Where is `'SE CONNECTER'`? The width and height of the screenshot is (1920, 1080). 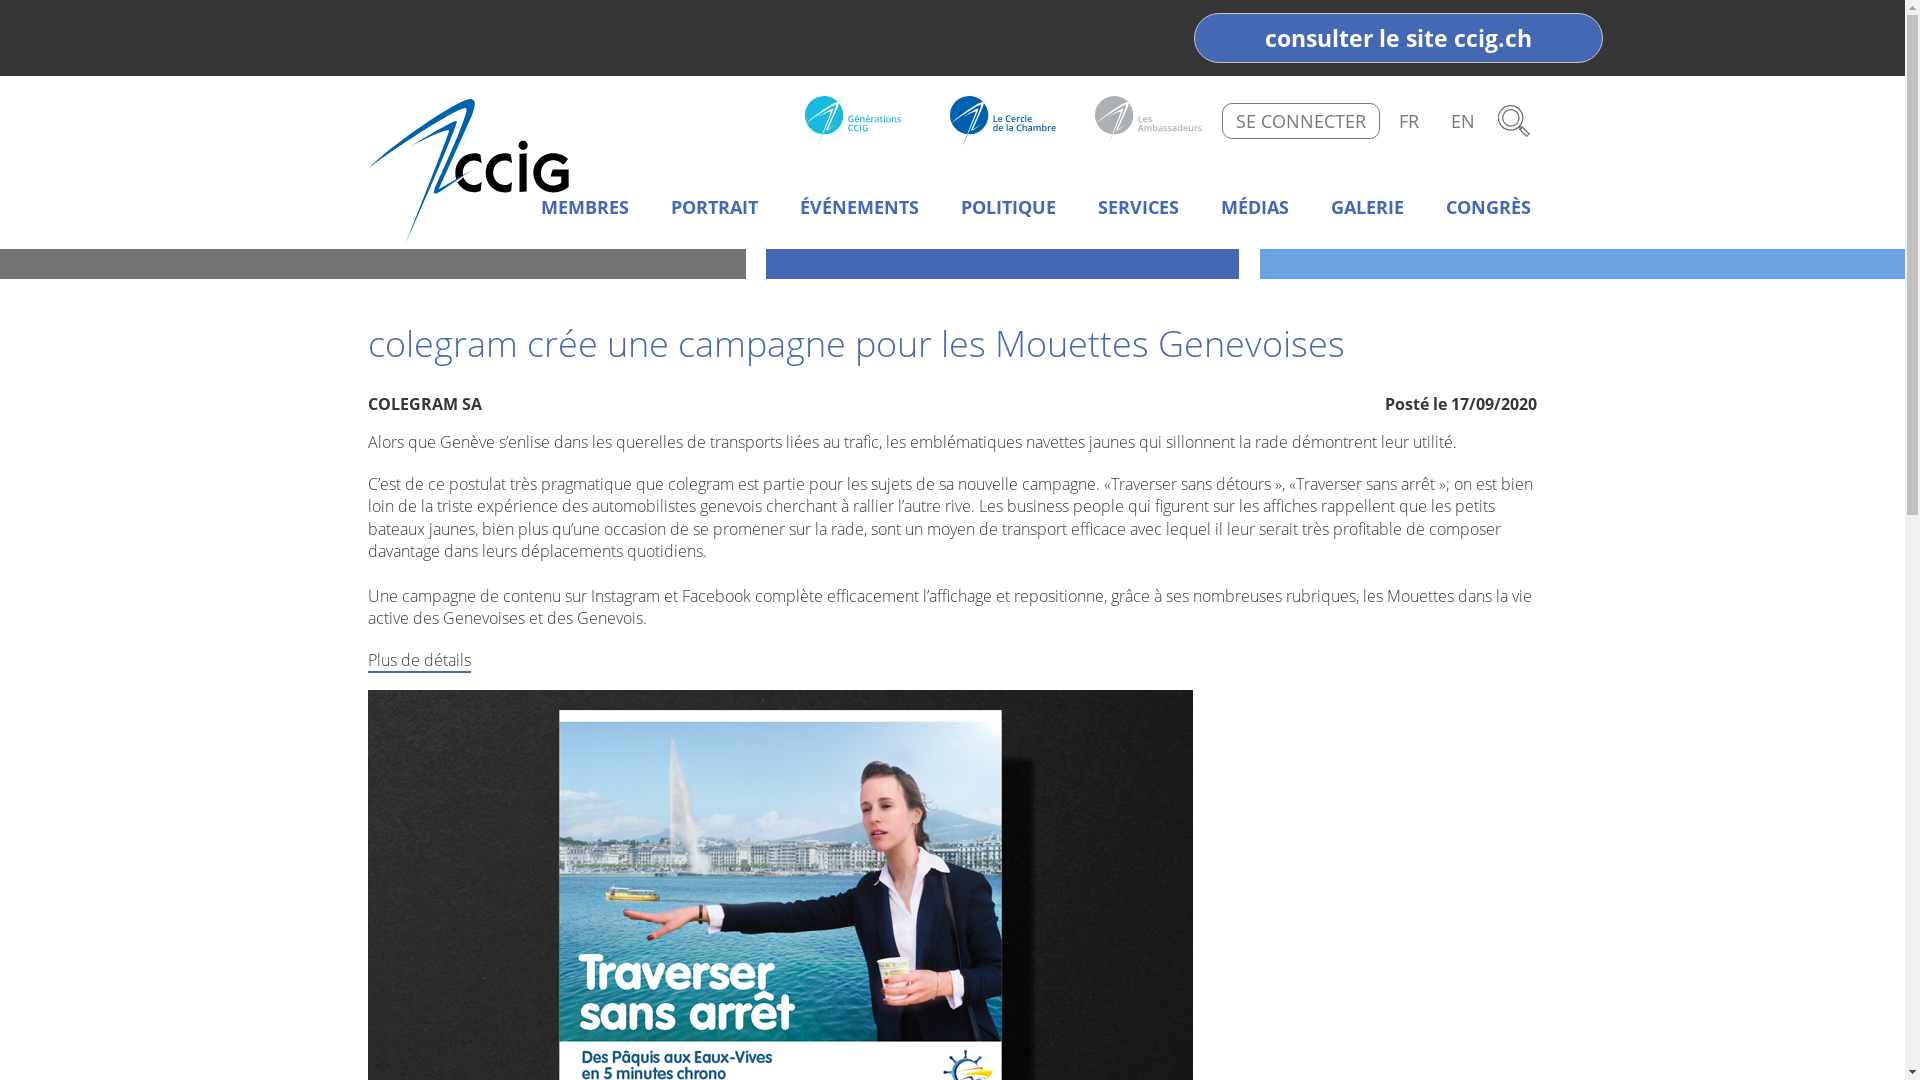
'SE CONNECTER' is located at coordinates (1300, 120).